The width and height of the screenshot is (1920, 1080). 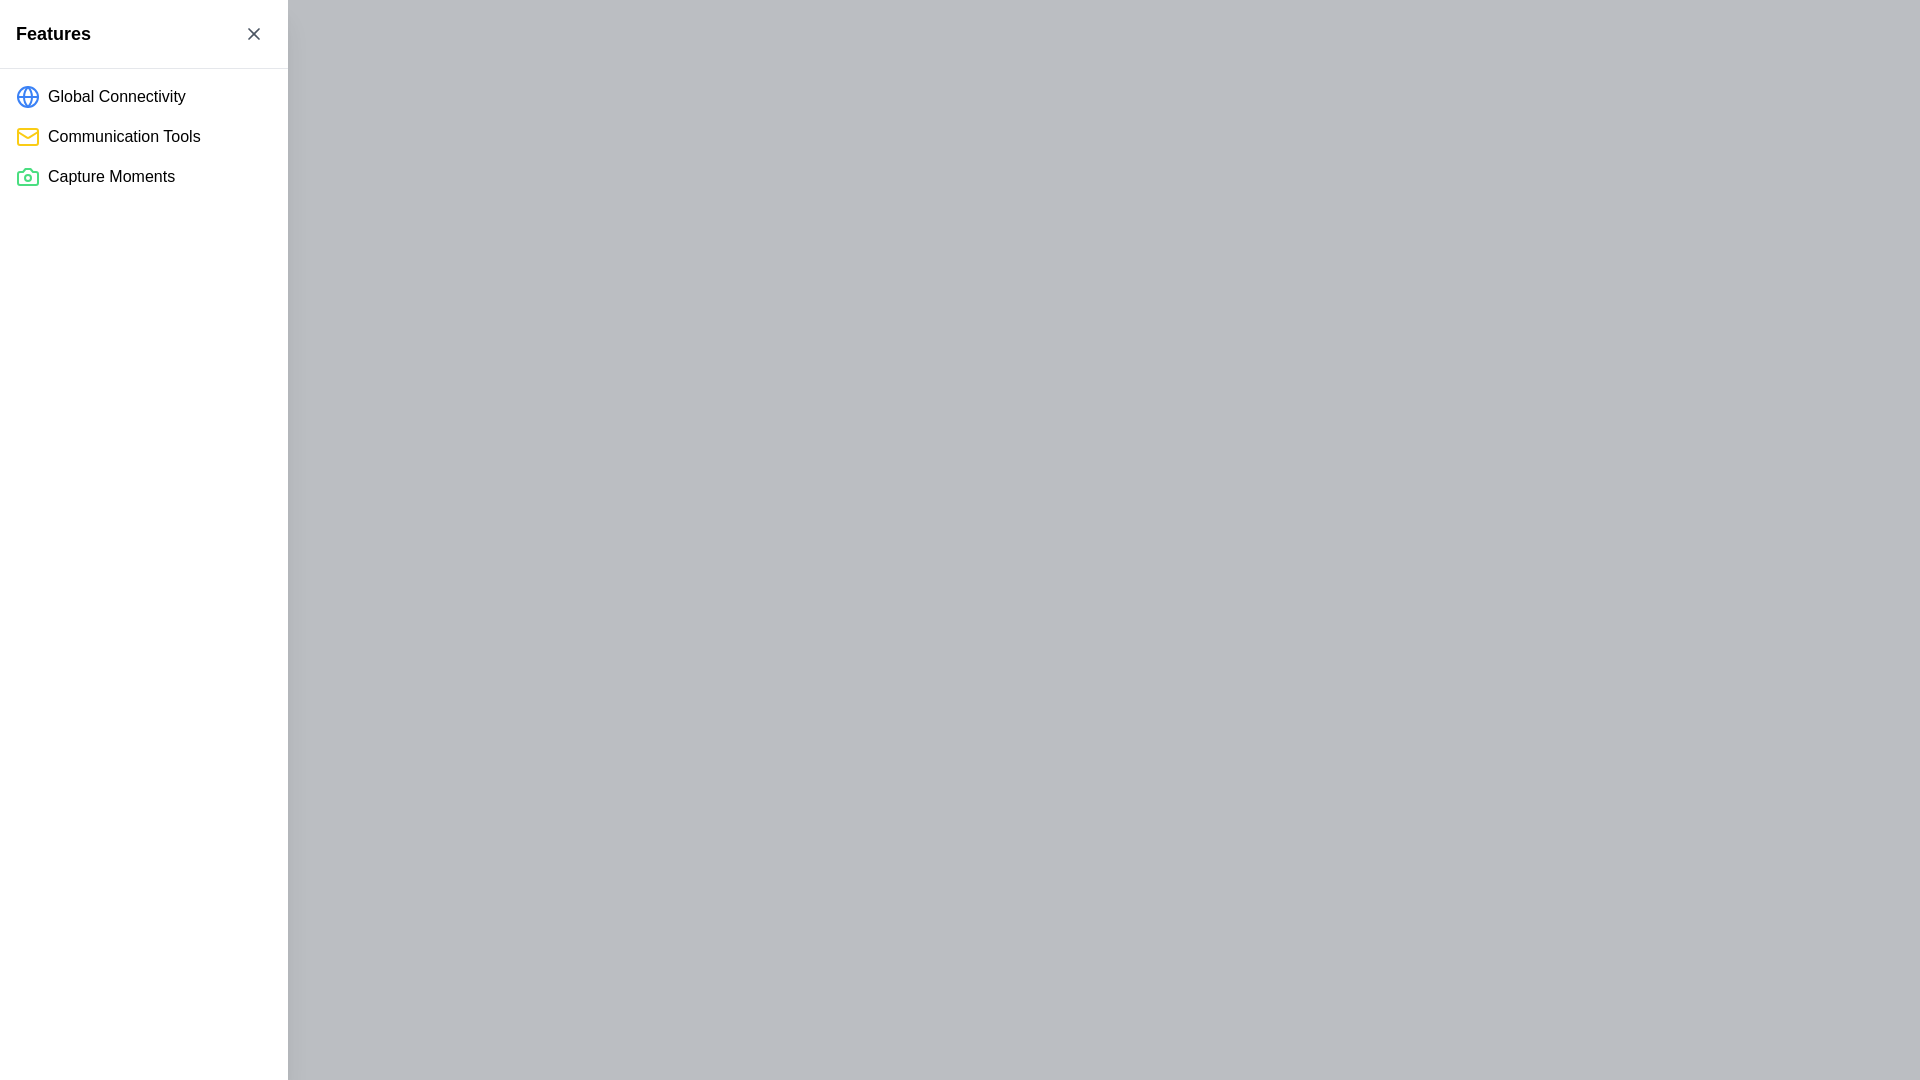 What do you see at coordinates (28, 96) in the screenshot?
I see `the globe icon styled with intersecting lines and circular outline, which is positioned beside the text 'Global Connectivity' in the sidebar` at bounding box center [28, 96].